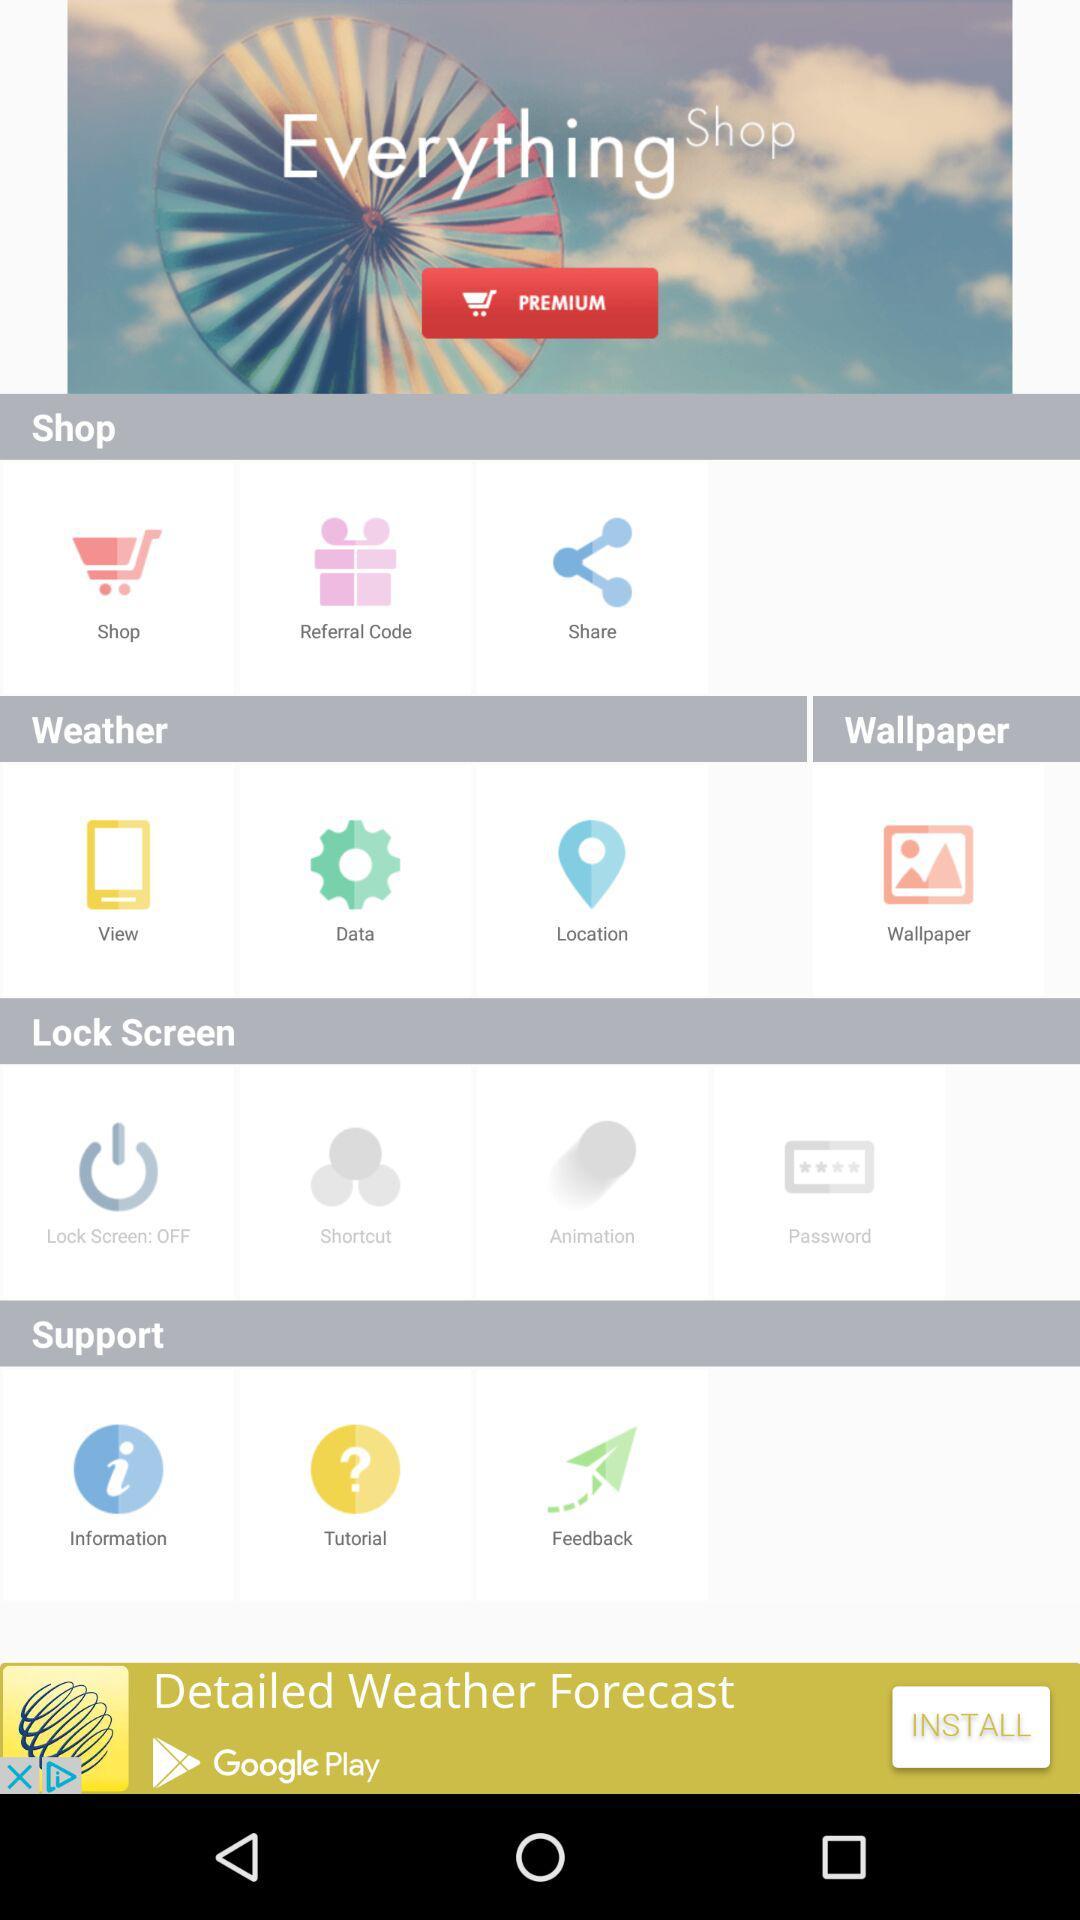 The height and width of the screenshot is (1920, 1080). What do you see at coordinates (540, 196) in the screenshot?
I see `add` at bounding box center [540, 196].